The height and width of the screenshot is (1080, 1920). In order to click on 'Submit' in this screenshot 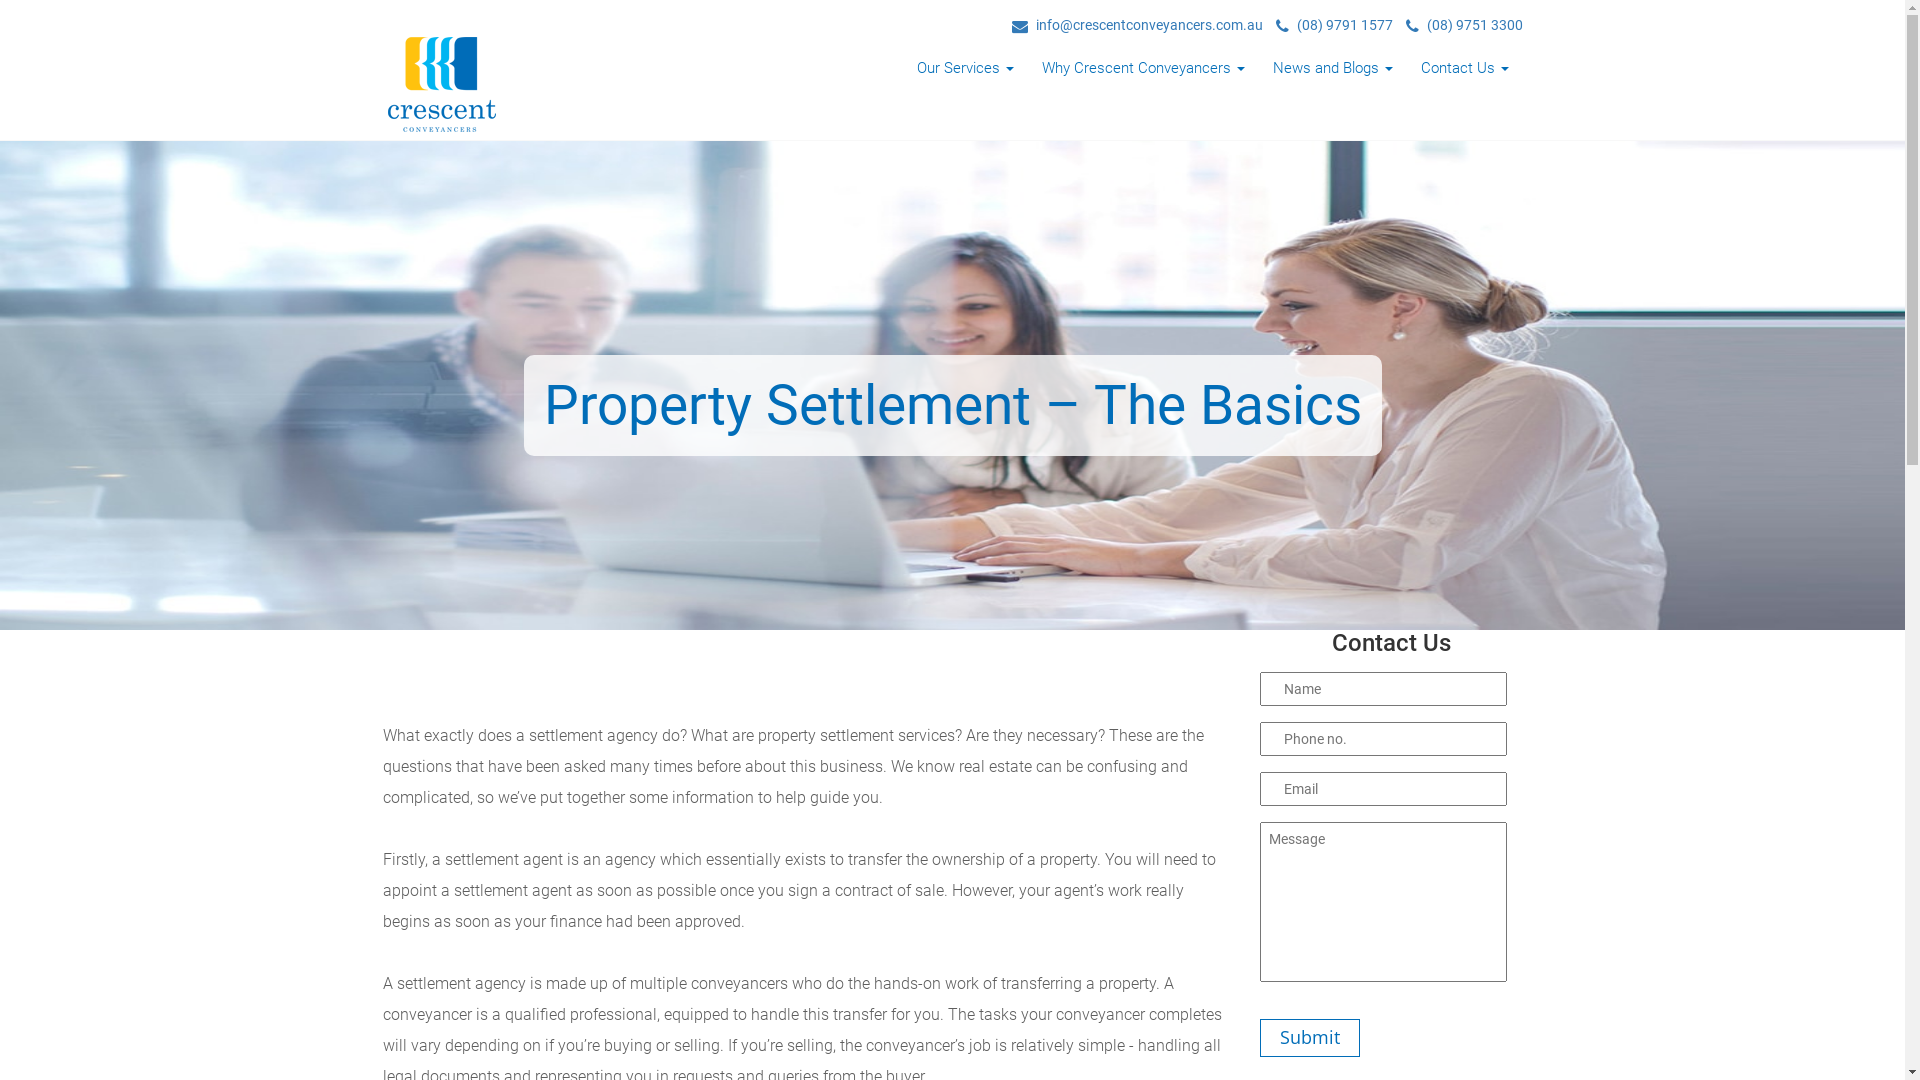, I will do `click(1258, 1036)`.